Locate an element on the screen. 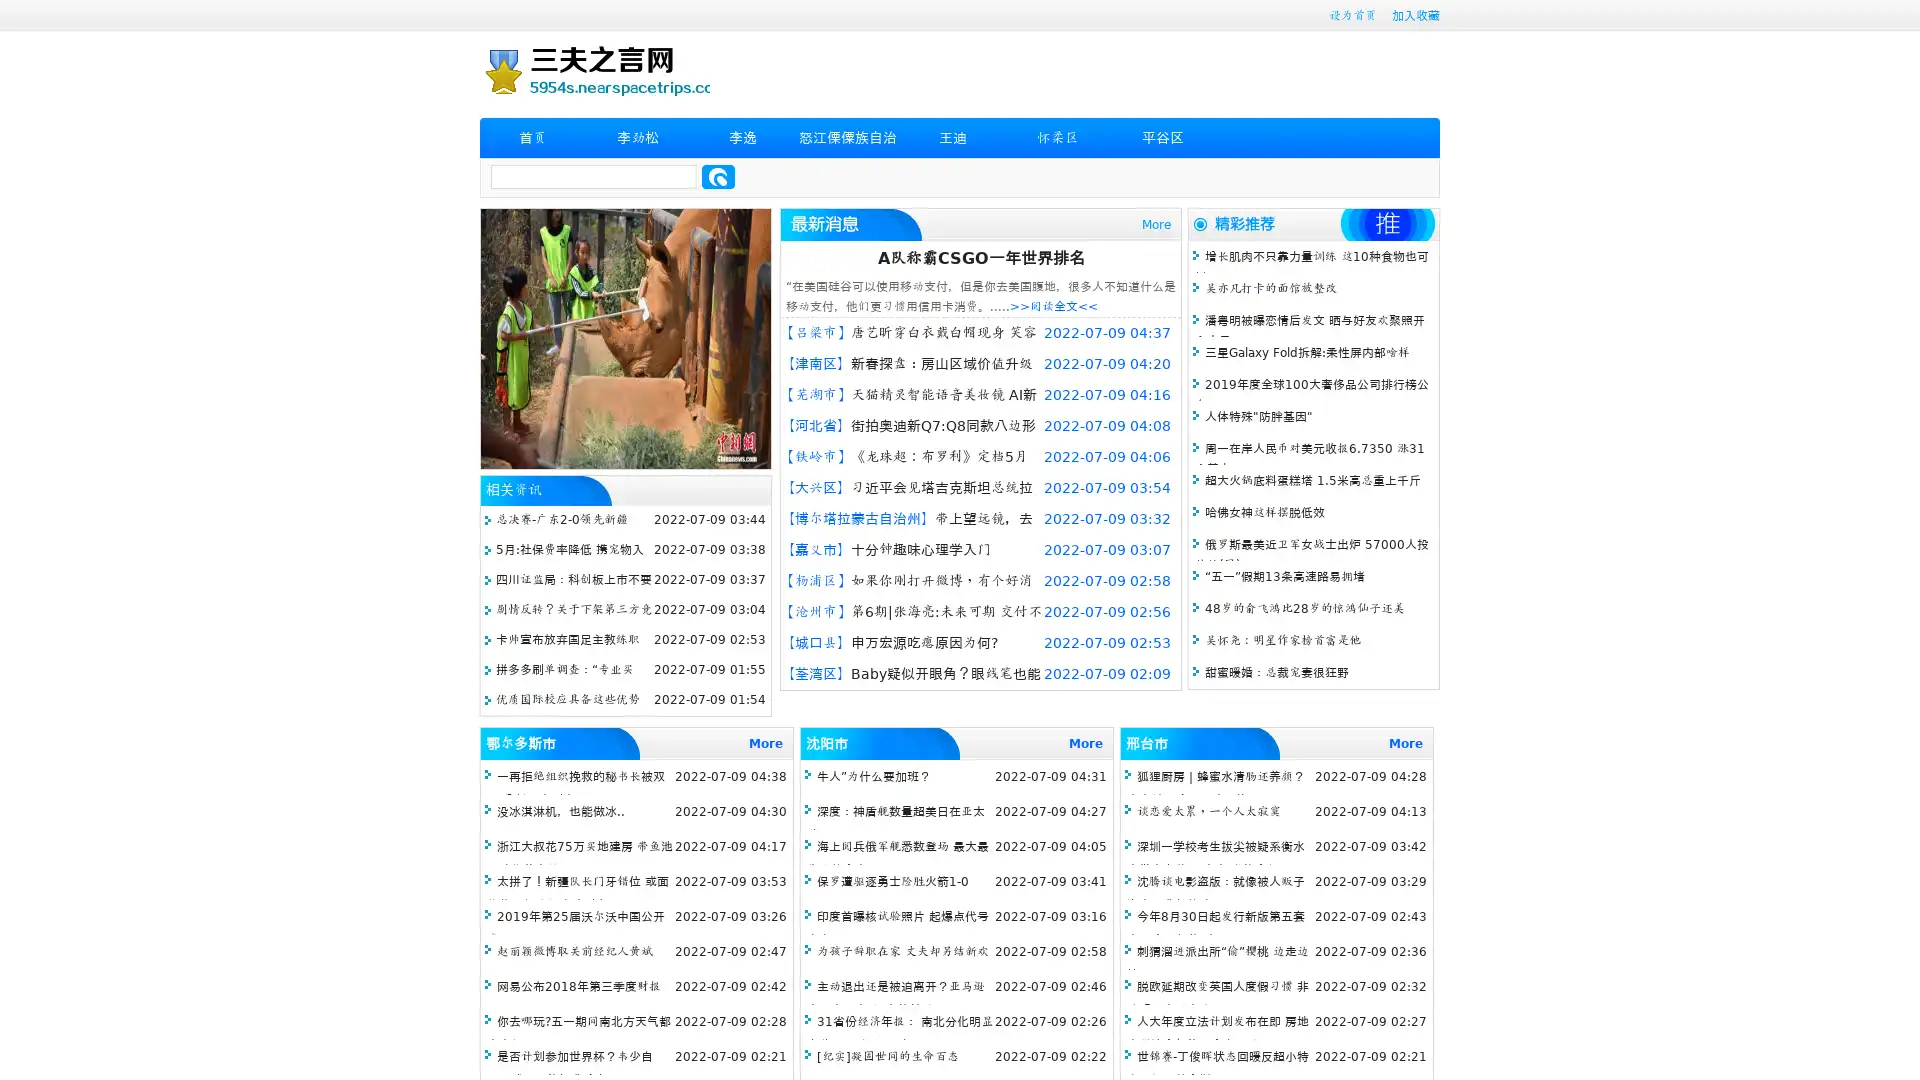 This screenshot has height=1080, width=1920. Search is located at coordinates (718, 176).